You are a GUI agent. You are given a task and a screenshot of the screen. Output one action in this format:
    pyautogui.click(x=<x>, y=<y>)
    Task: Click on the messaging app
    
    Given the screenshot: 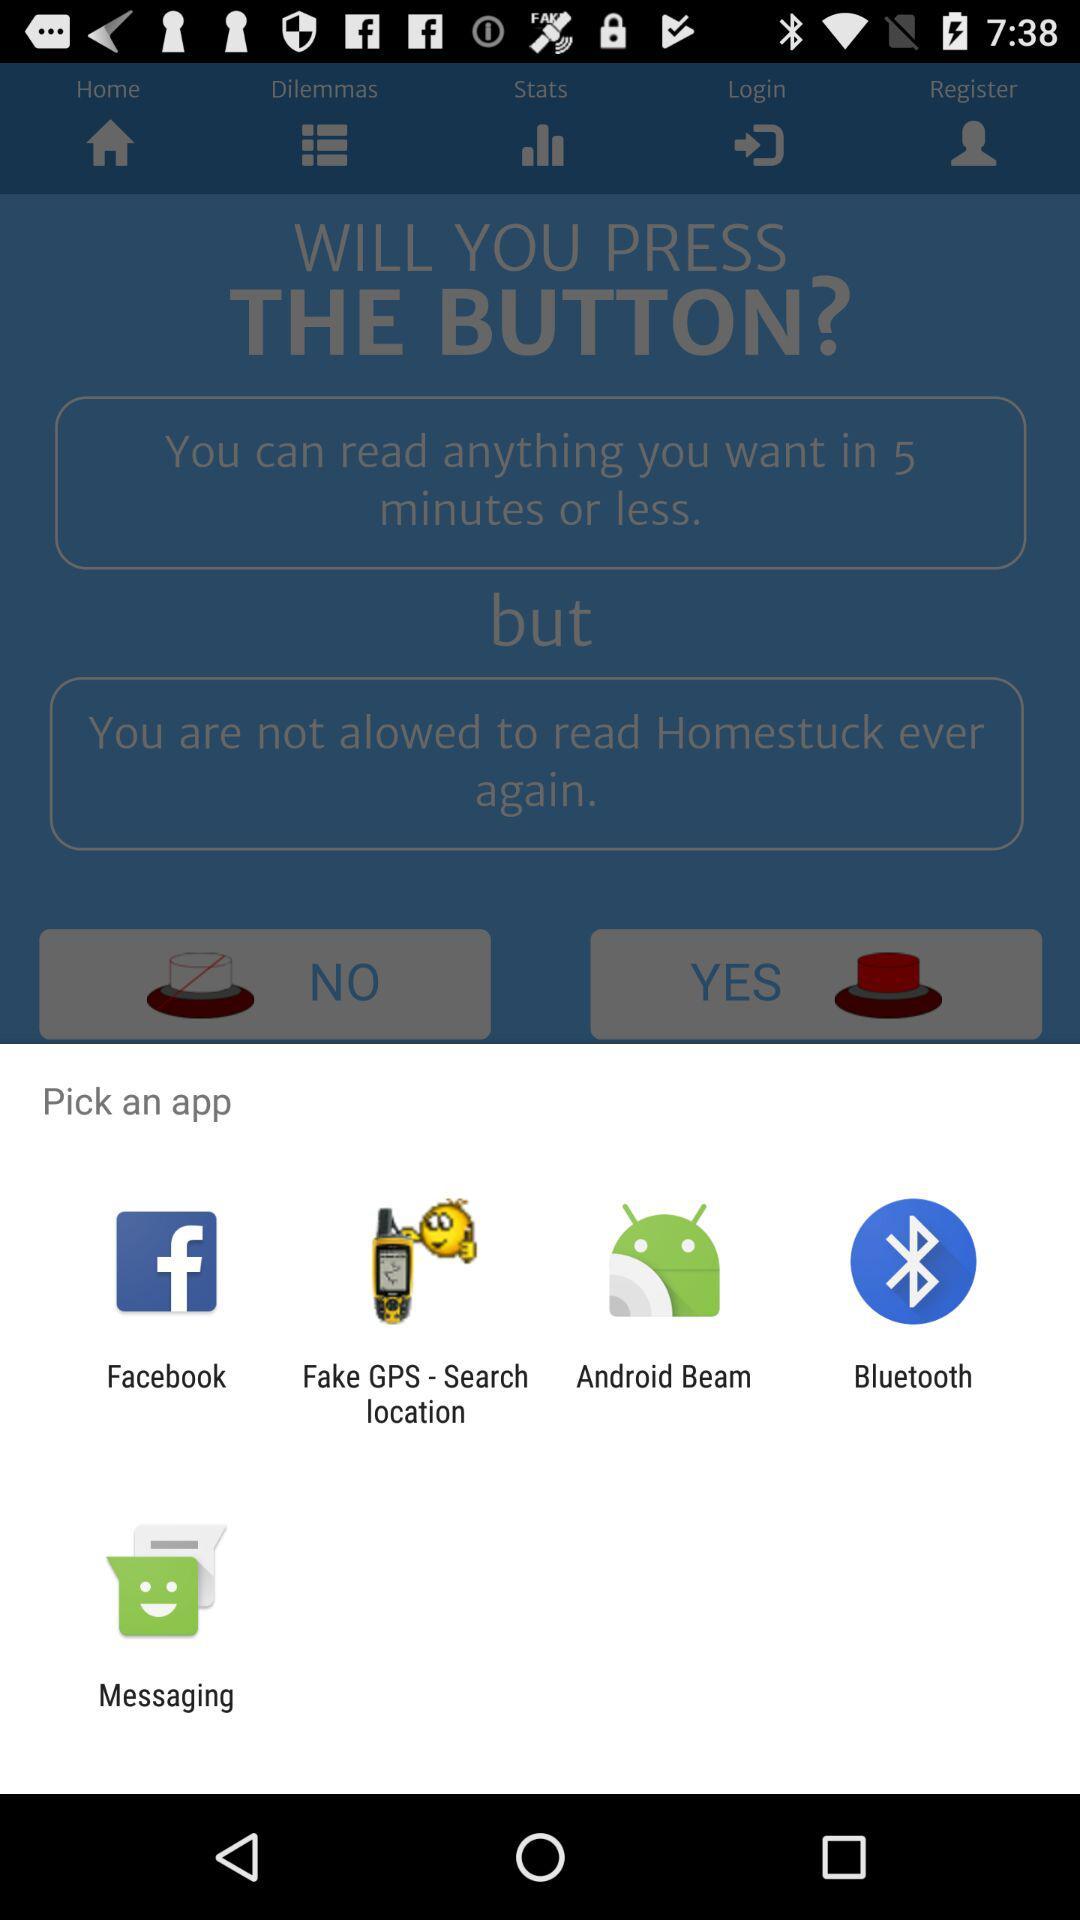 What is the action you would take?
    pyautogui.click(x=165, y=1711)
    